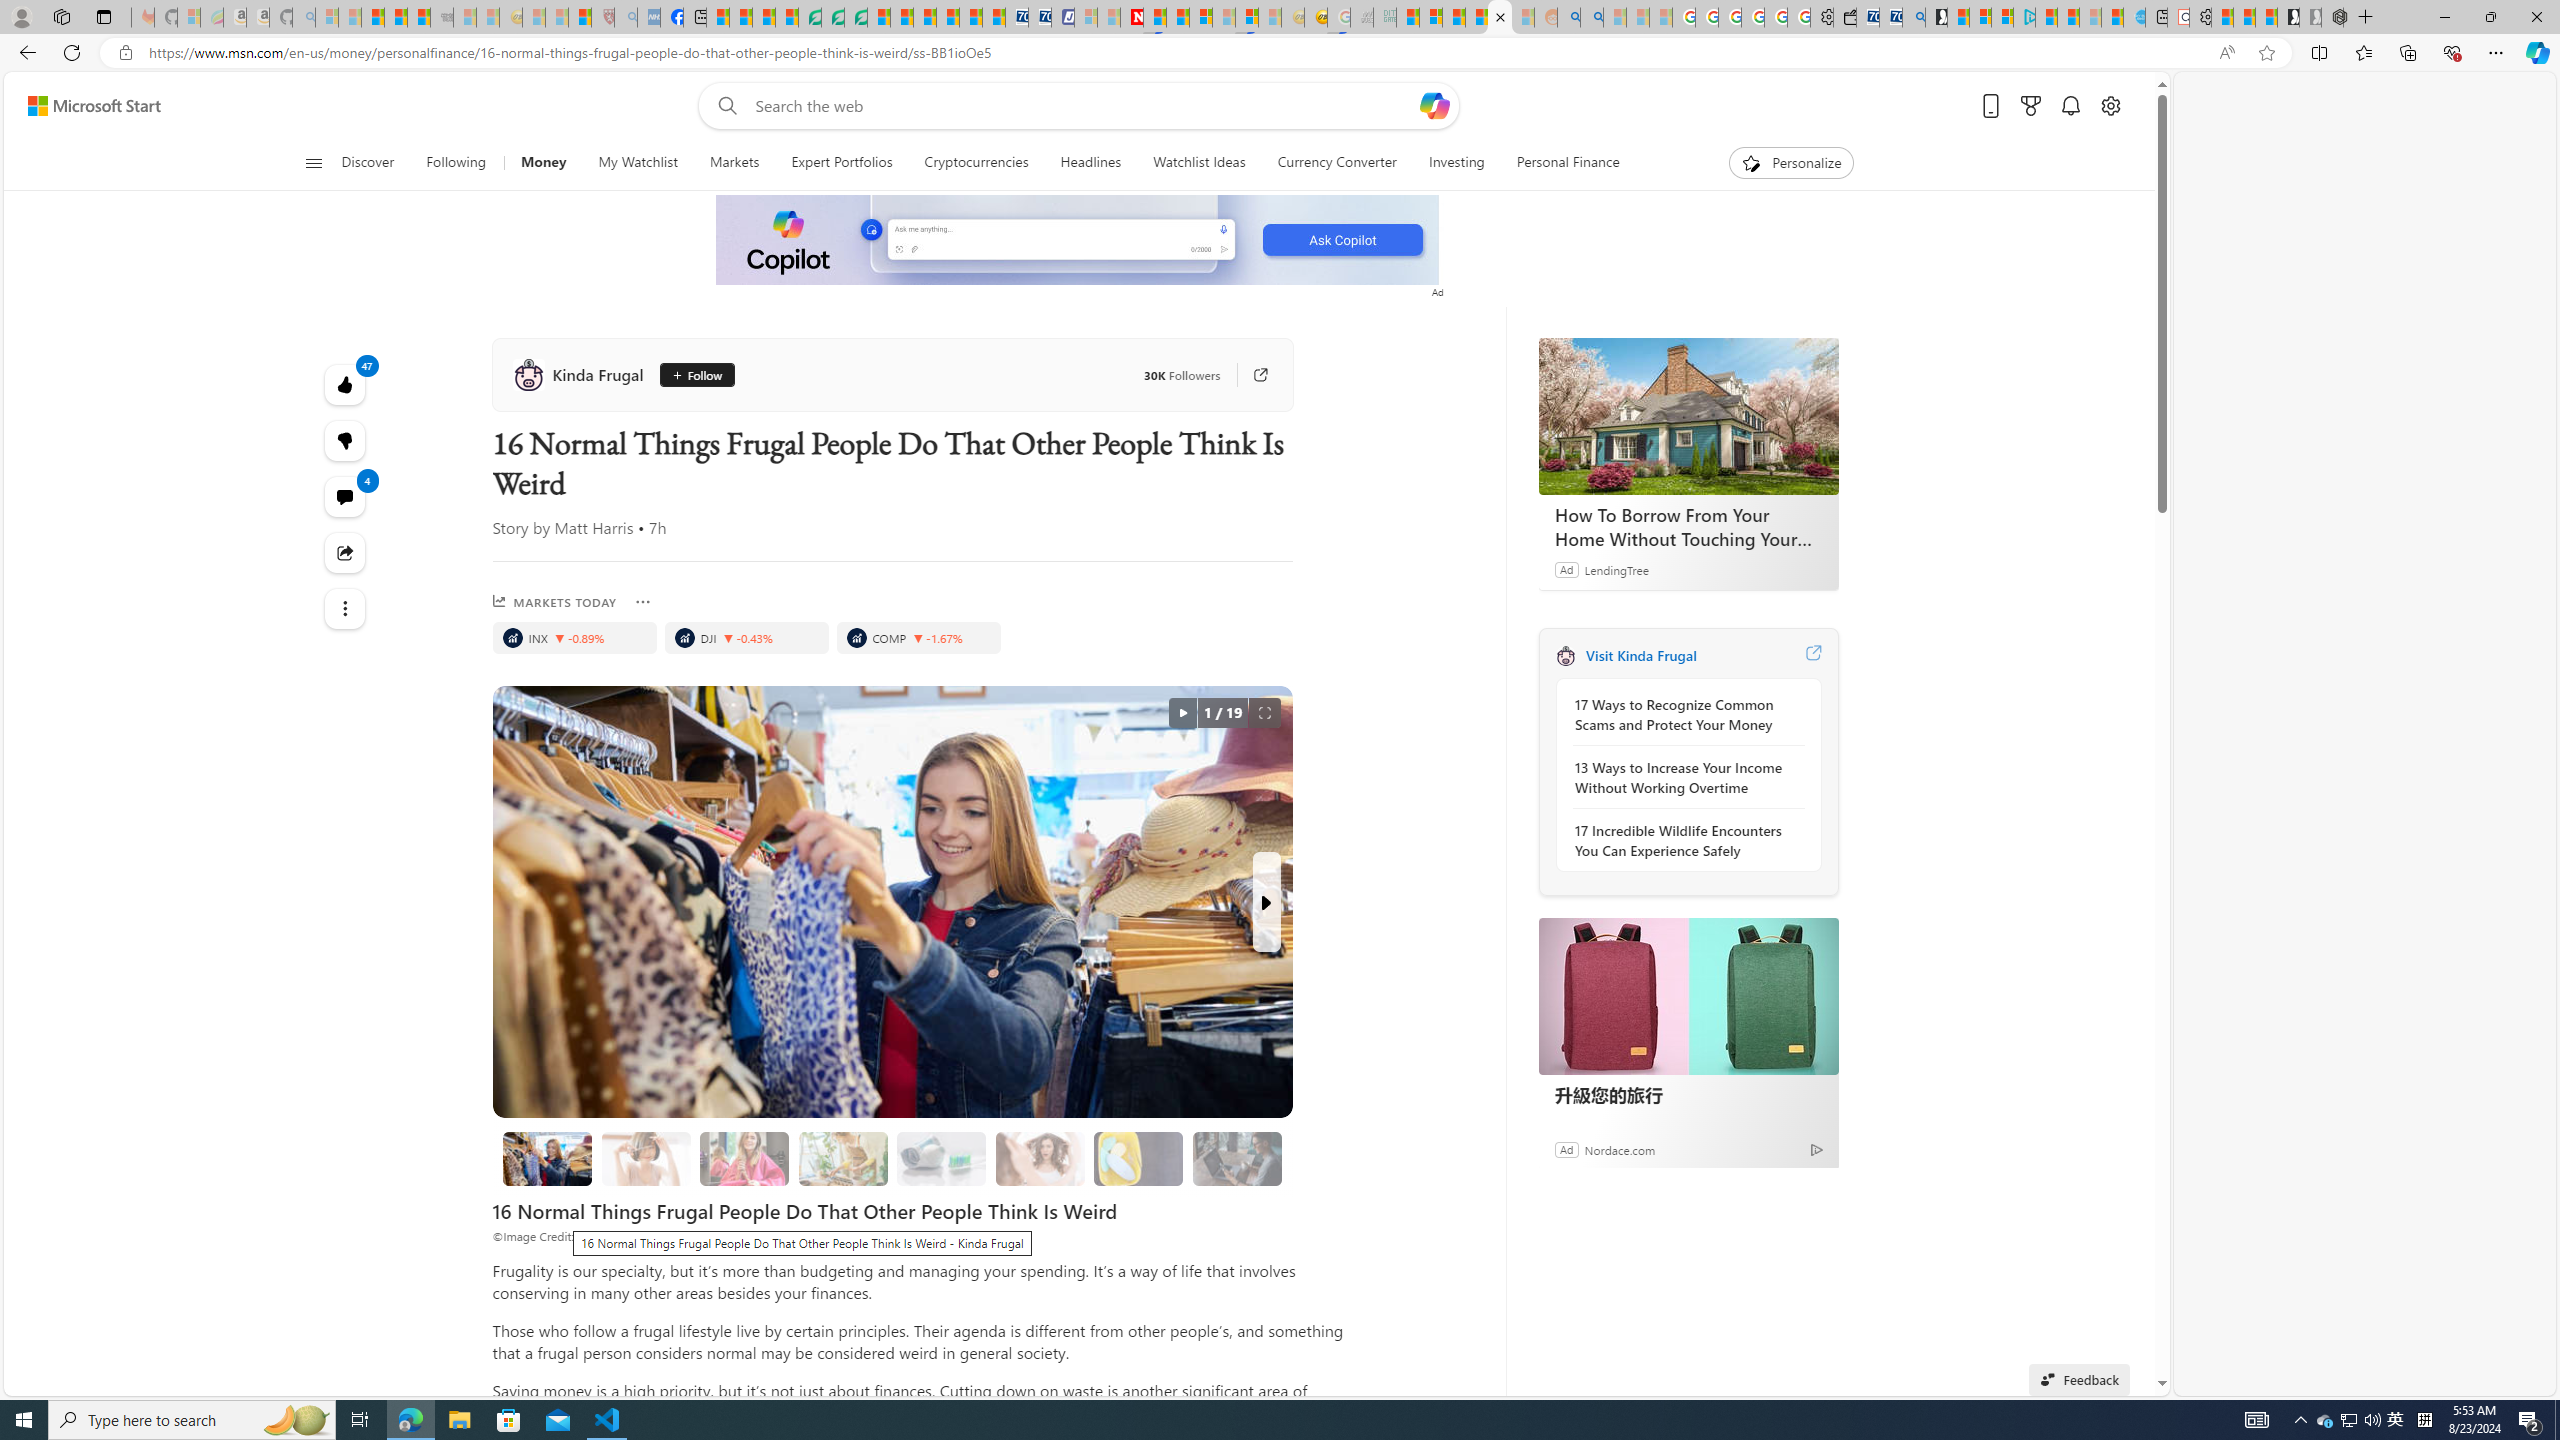 The width and height of the screenshot is (2560, 1440). Describe the element at coordinates (345, 440) in the screenshot. I see `'47'` at that location.